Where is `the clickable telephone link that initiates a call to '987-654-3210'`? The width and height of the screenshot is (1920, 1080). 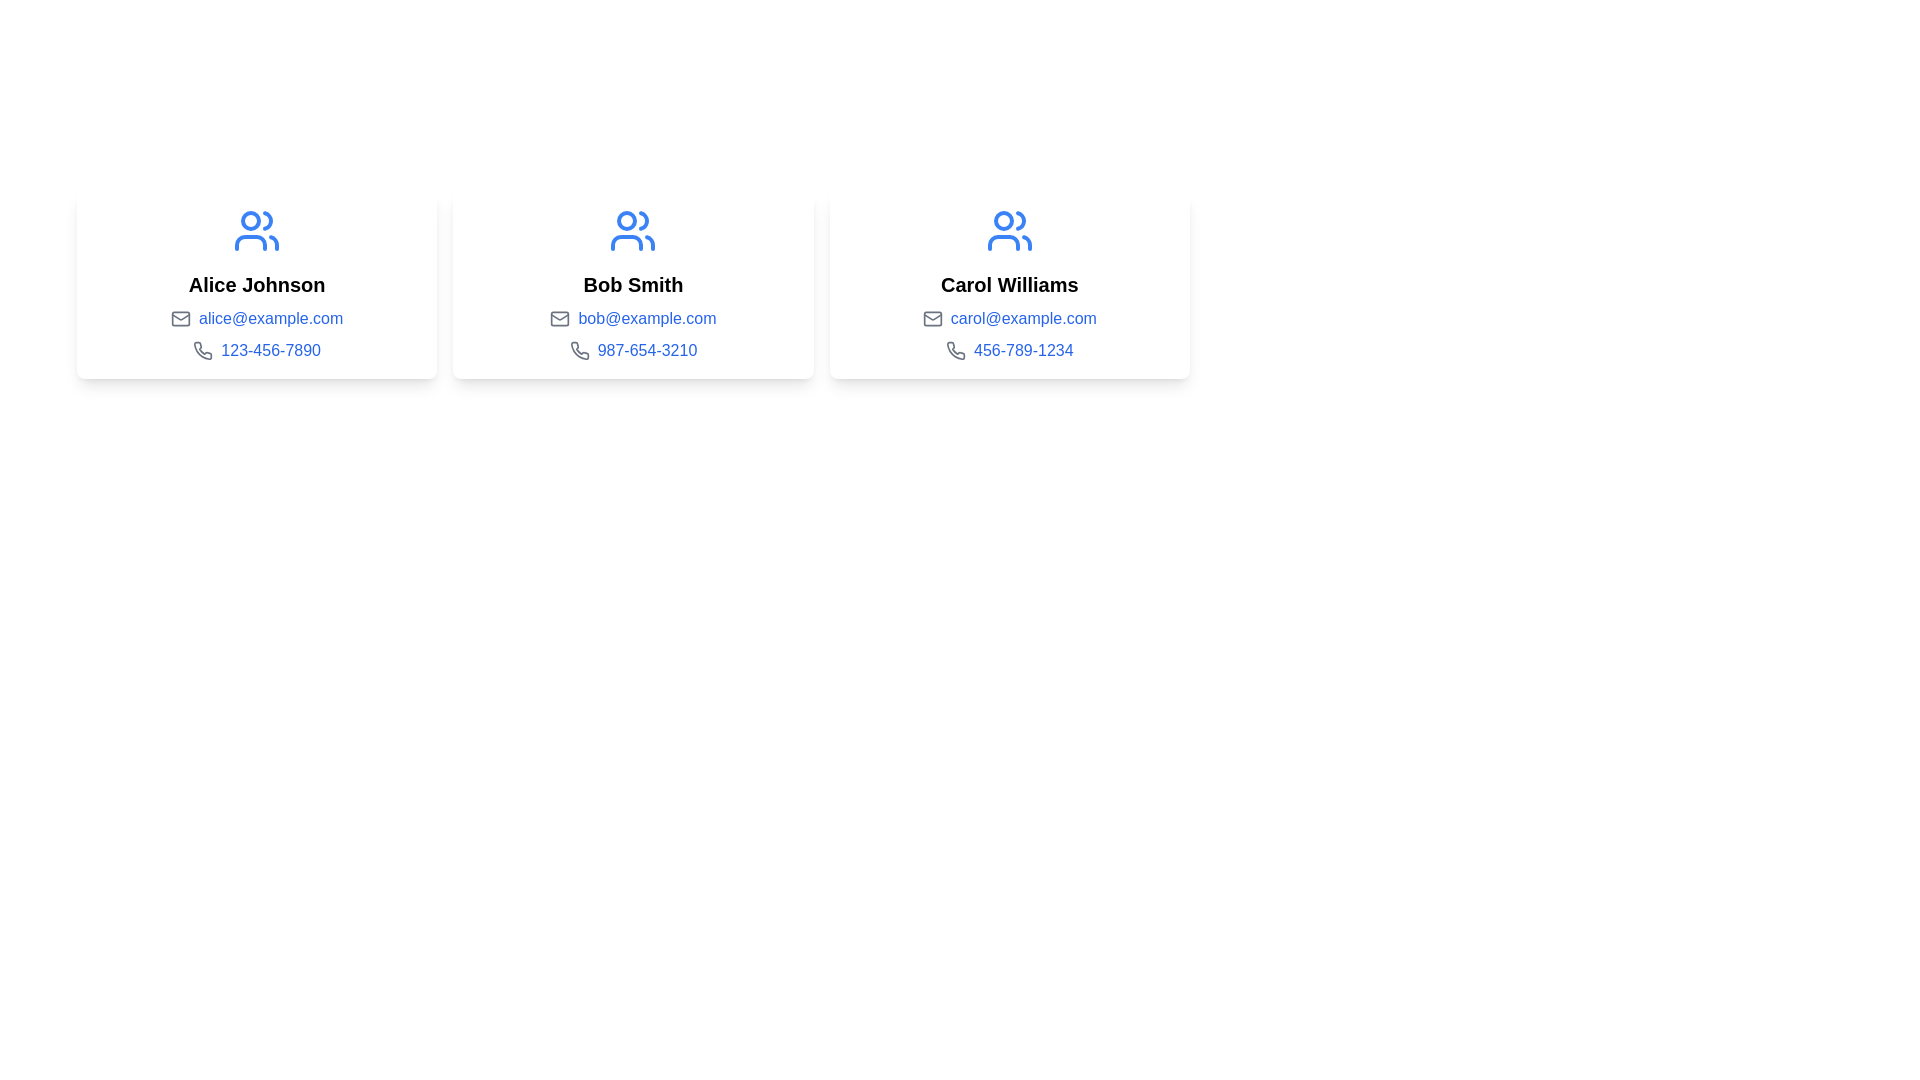 the clickable telephone link that initiates a call to '987-654-3210' is located at coordinates (647, 350).